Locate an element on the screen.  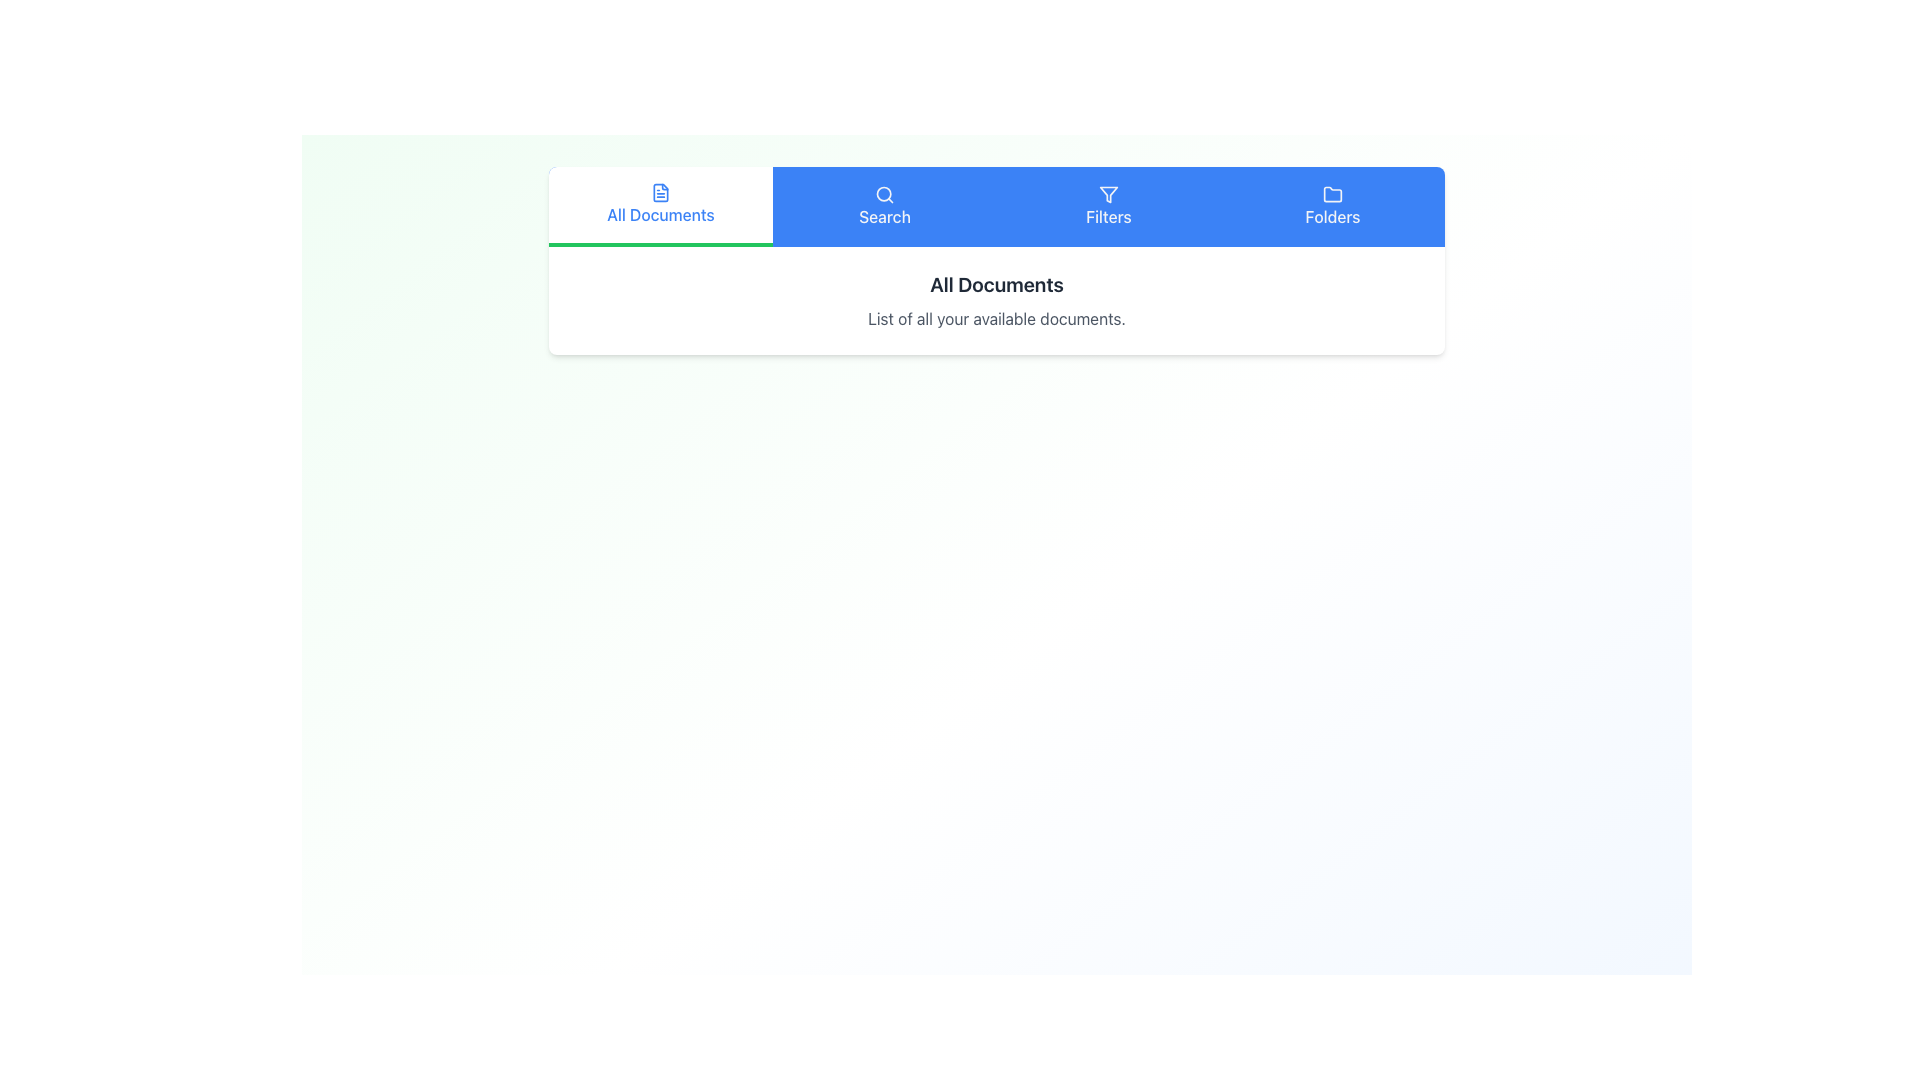
the 'Filters' navigation button, which is the third item in the horizontal navigation bar located between 'Search' and 'Folders' is located at coordinates (1107, 207).